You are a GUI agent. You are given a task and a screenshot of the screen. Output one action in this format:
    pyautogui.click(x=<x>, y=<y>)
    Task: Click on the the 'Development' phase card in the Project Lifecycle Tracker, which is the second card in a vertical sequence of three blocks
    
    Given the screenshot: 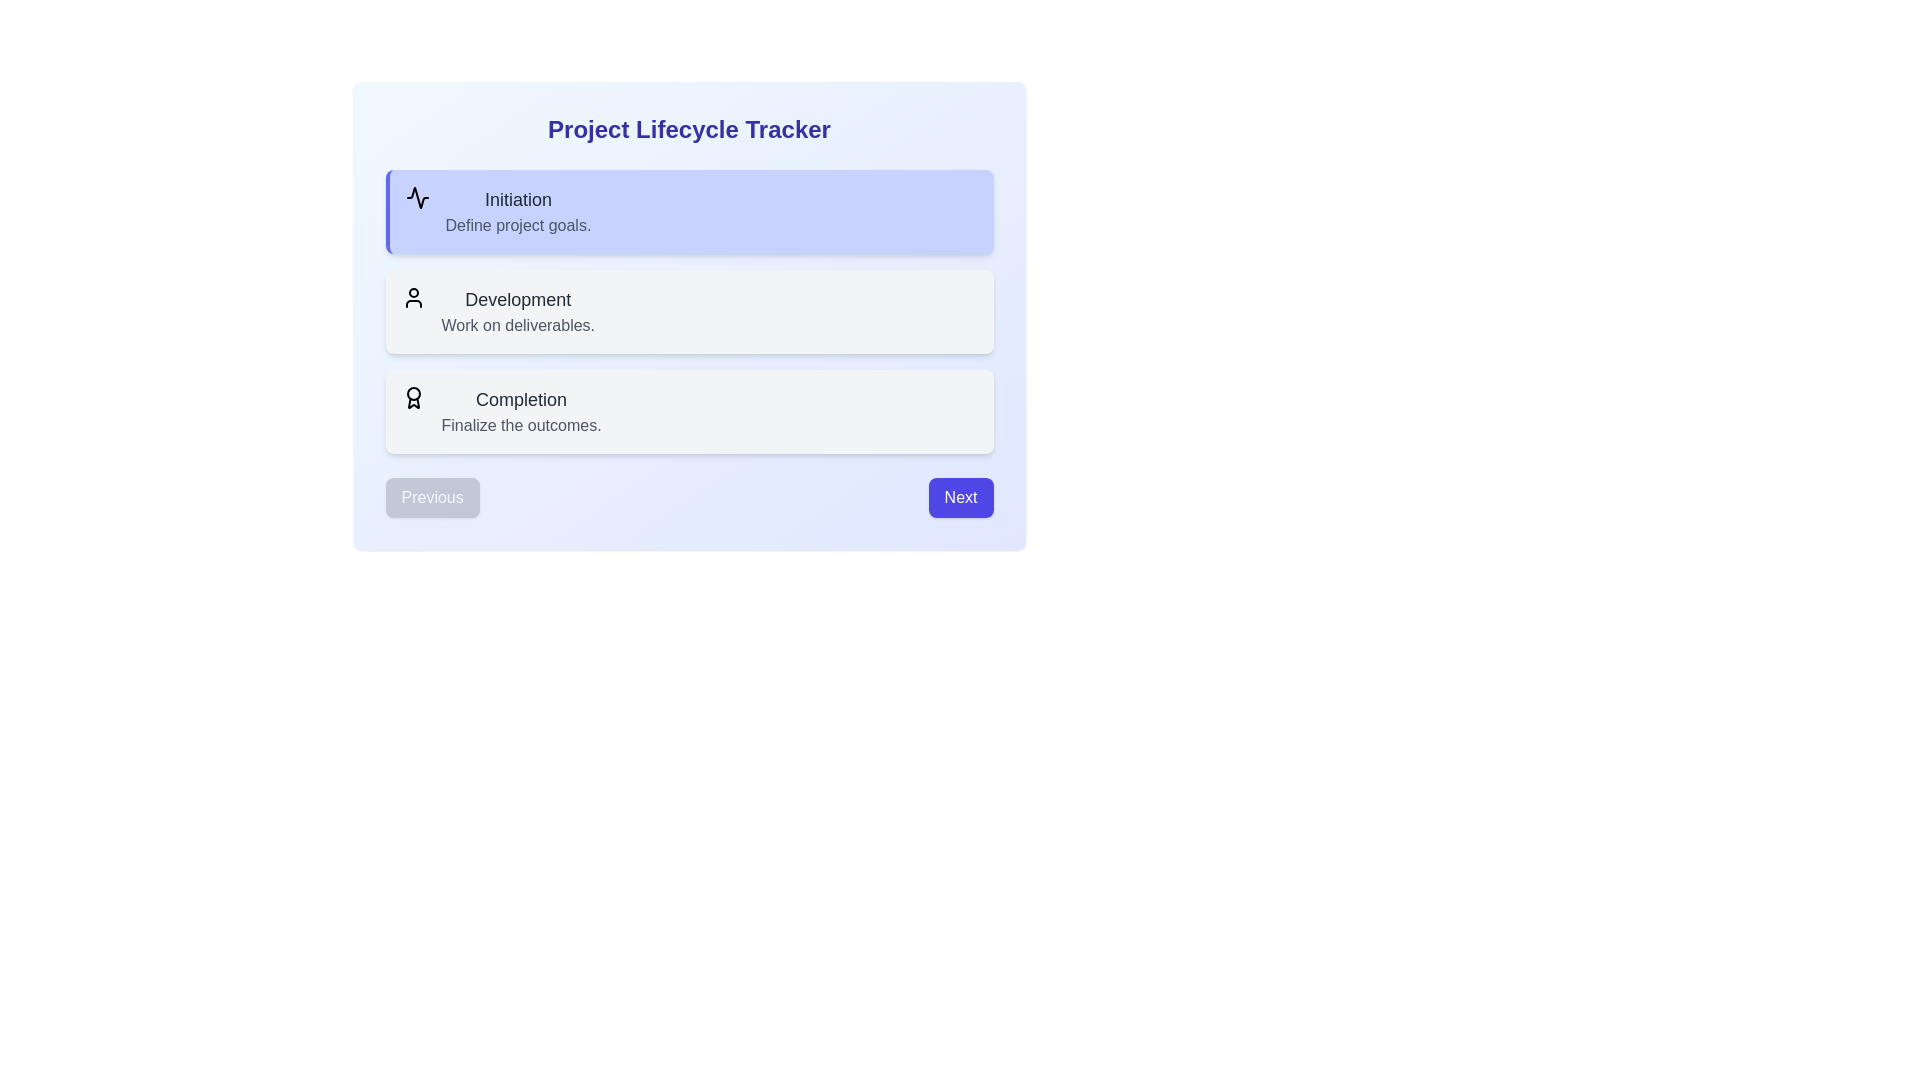 What is the action you would take?
    pyautogui.click(x=689, y=312)
    